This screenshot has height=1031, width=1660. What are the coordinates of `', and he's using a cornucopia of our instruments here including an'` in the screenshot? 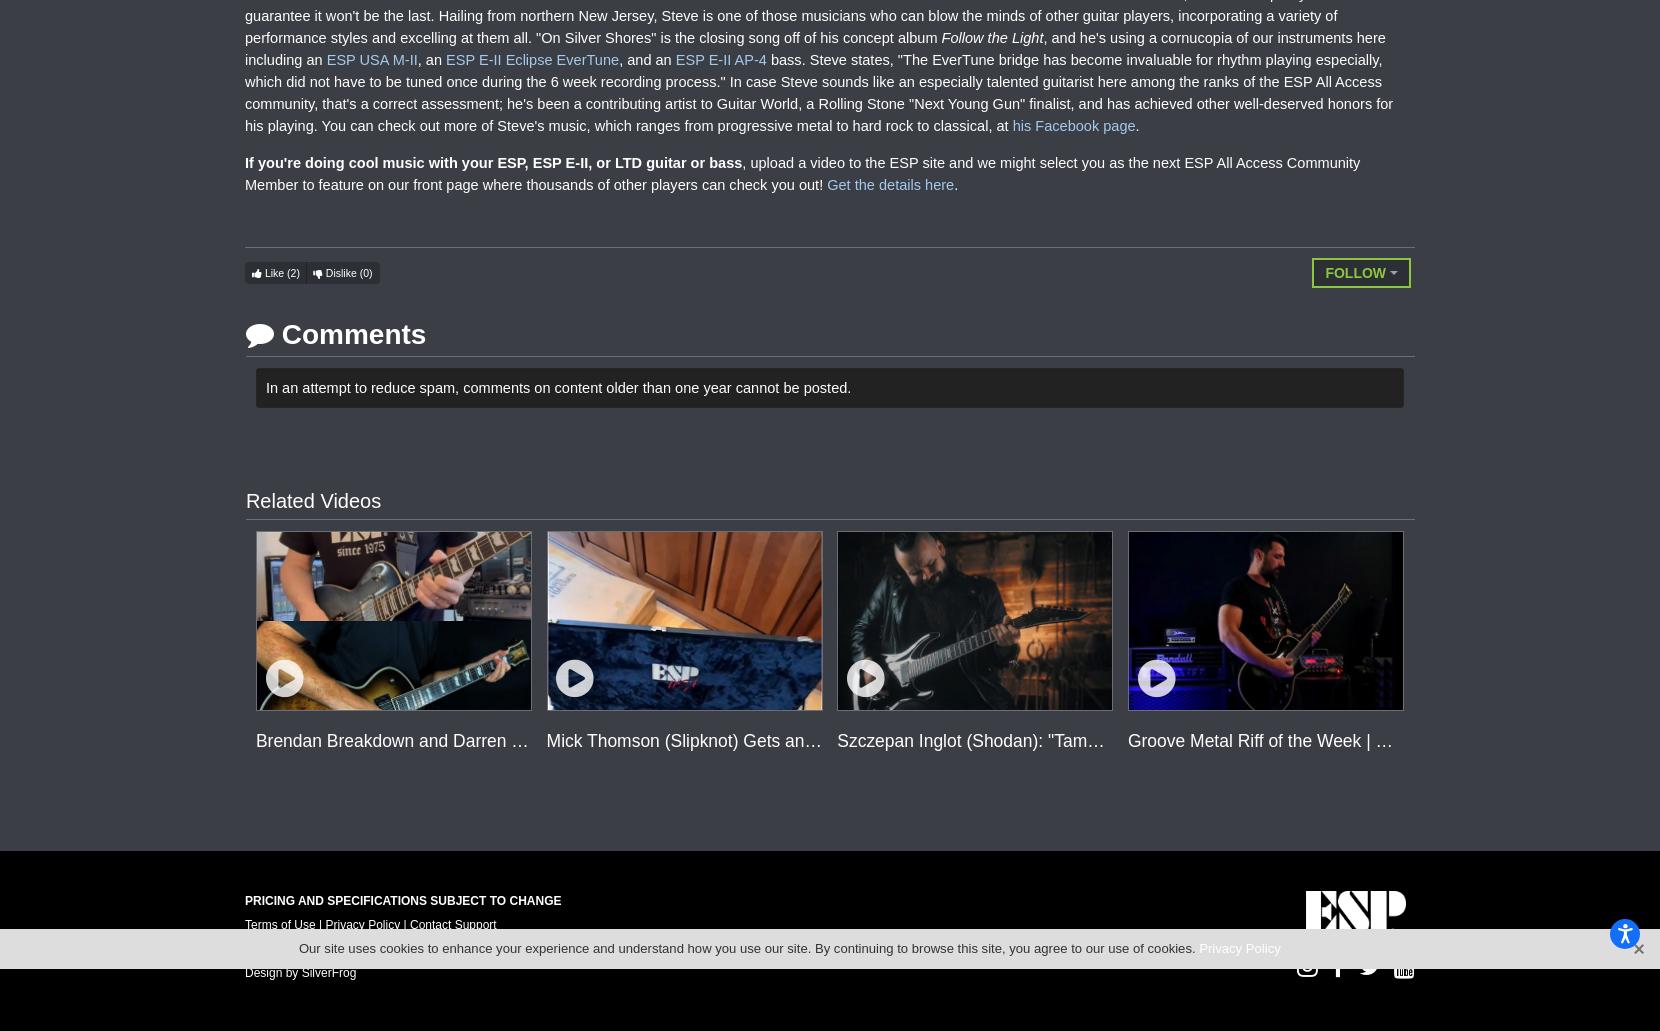 It's located at (815, 48).